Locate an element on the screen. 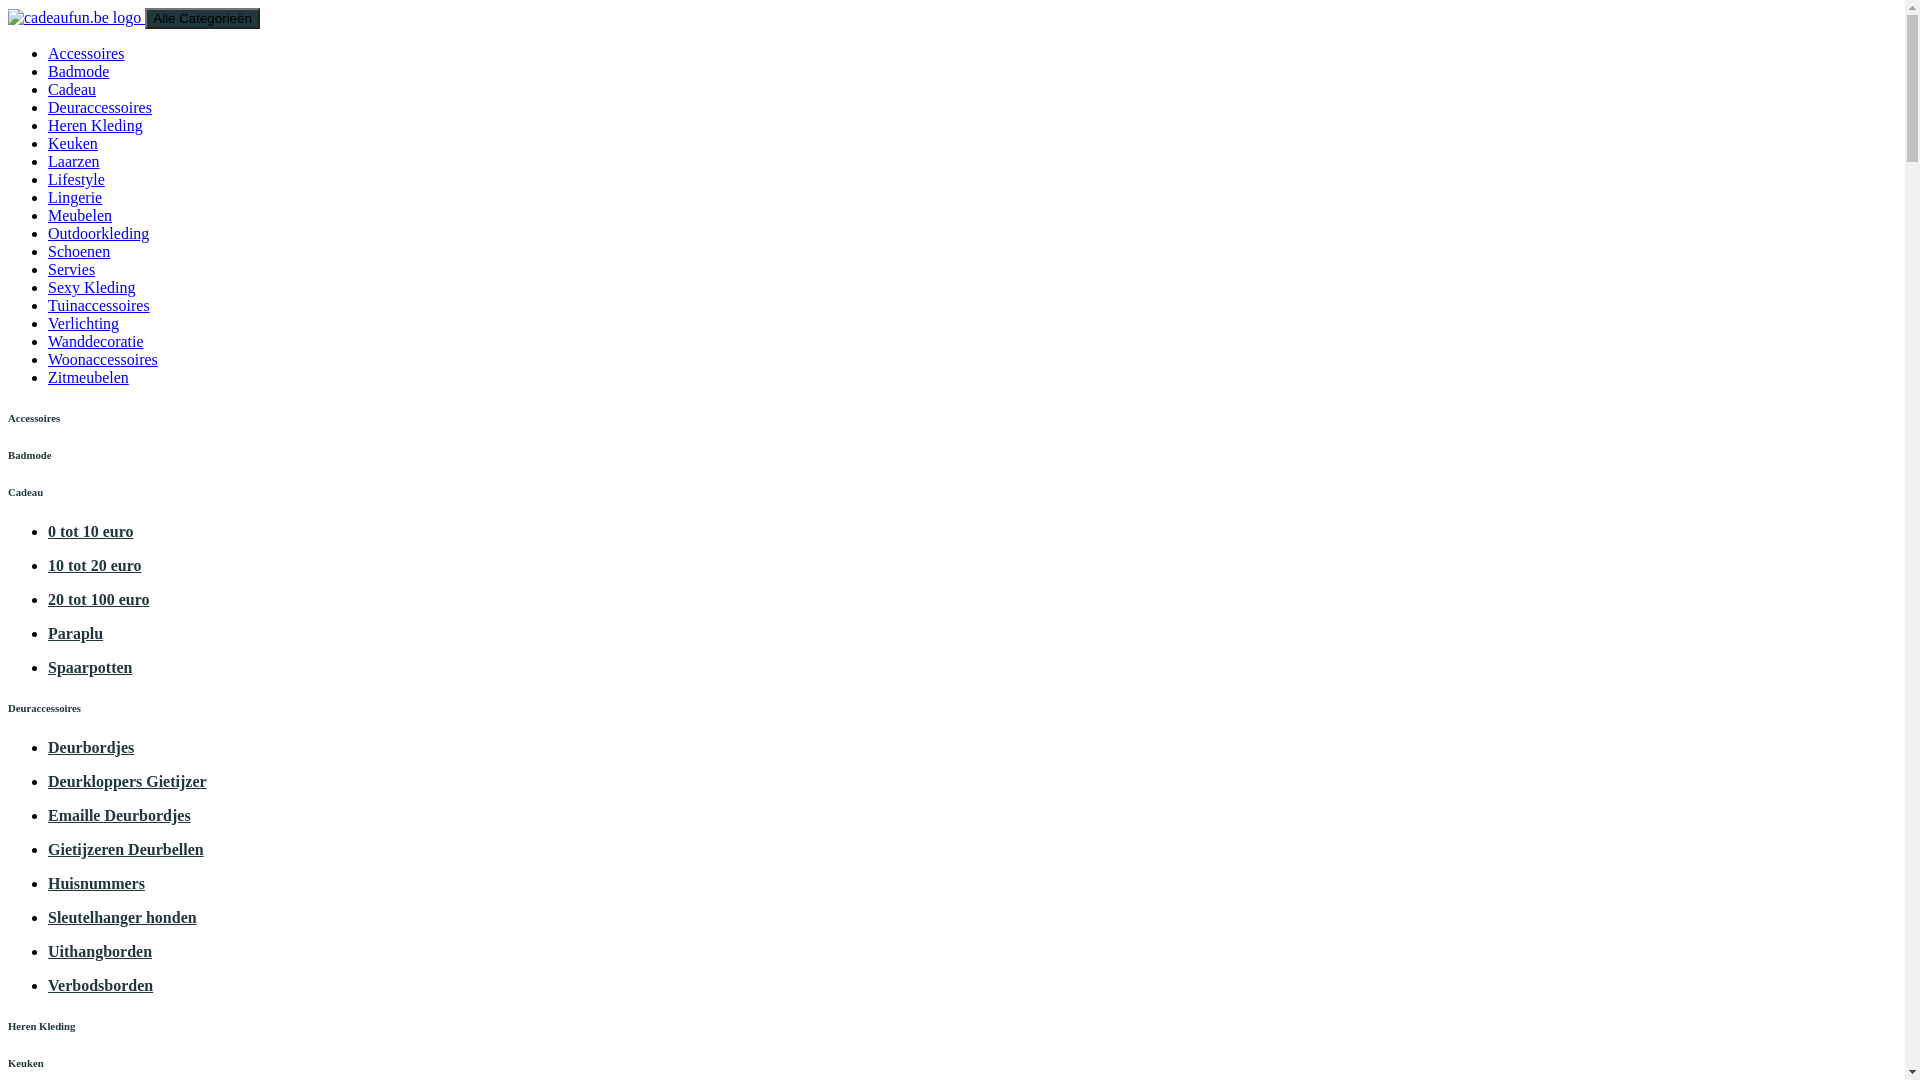  'Sexy Kleding' is located at coordinates (48, 287).